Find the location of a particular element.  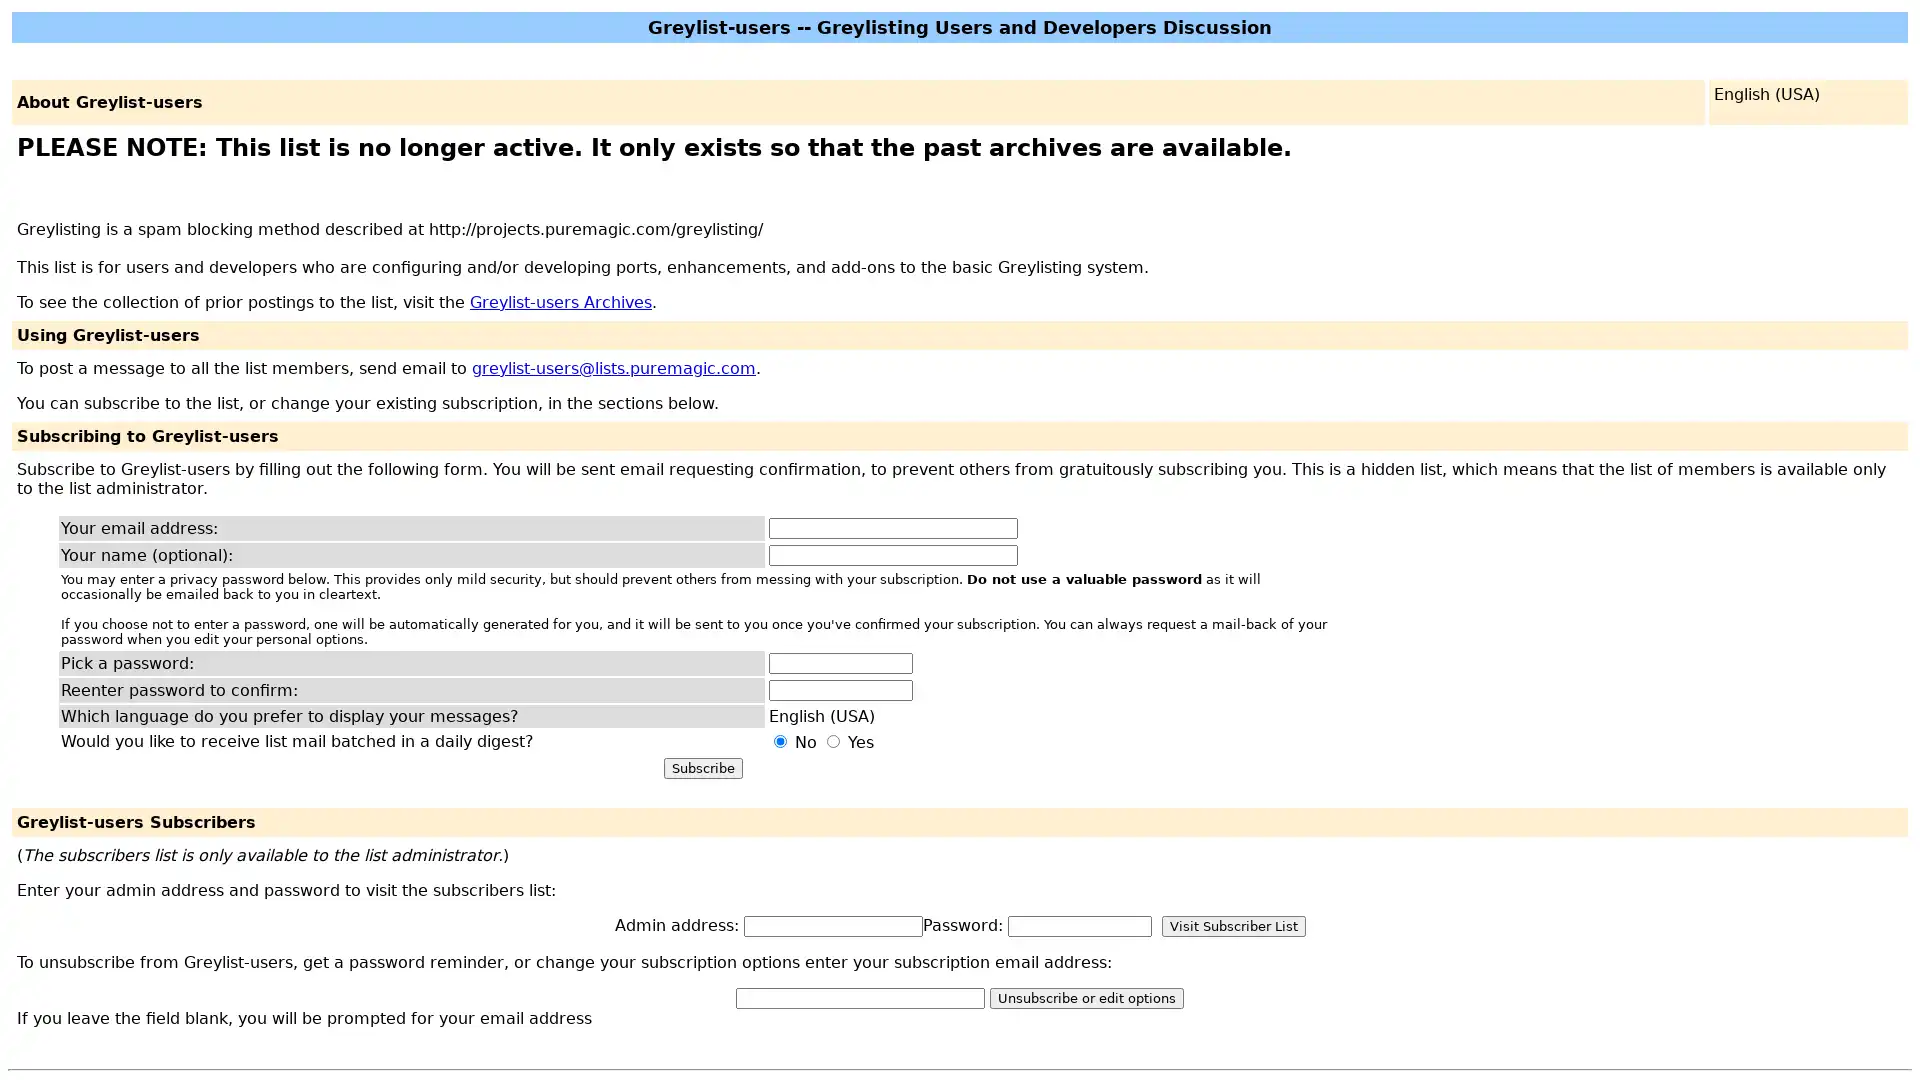

Subscribe is located at coordinates (702, 766).